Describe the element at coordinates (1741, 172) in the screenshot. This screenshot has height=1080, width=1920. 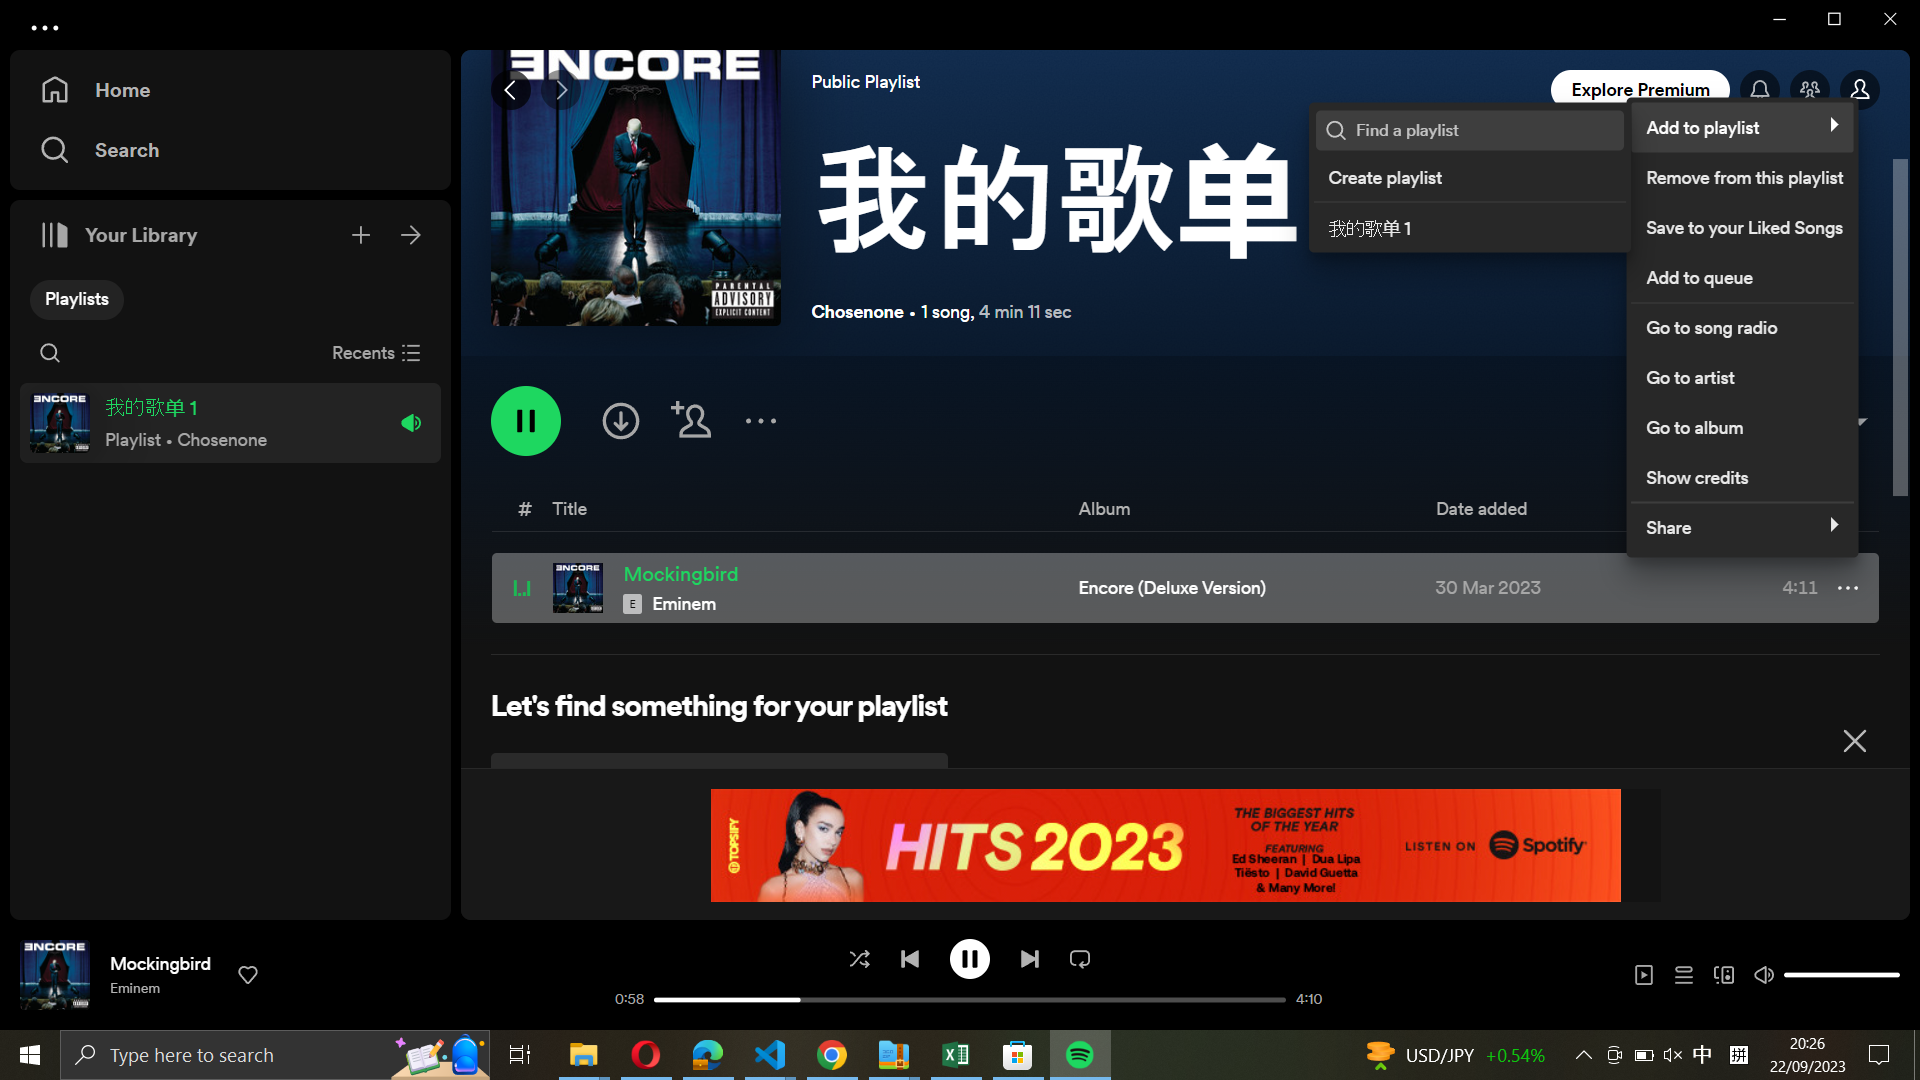
I see `Remove the song from playlist` at that location.